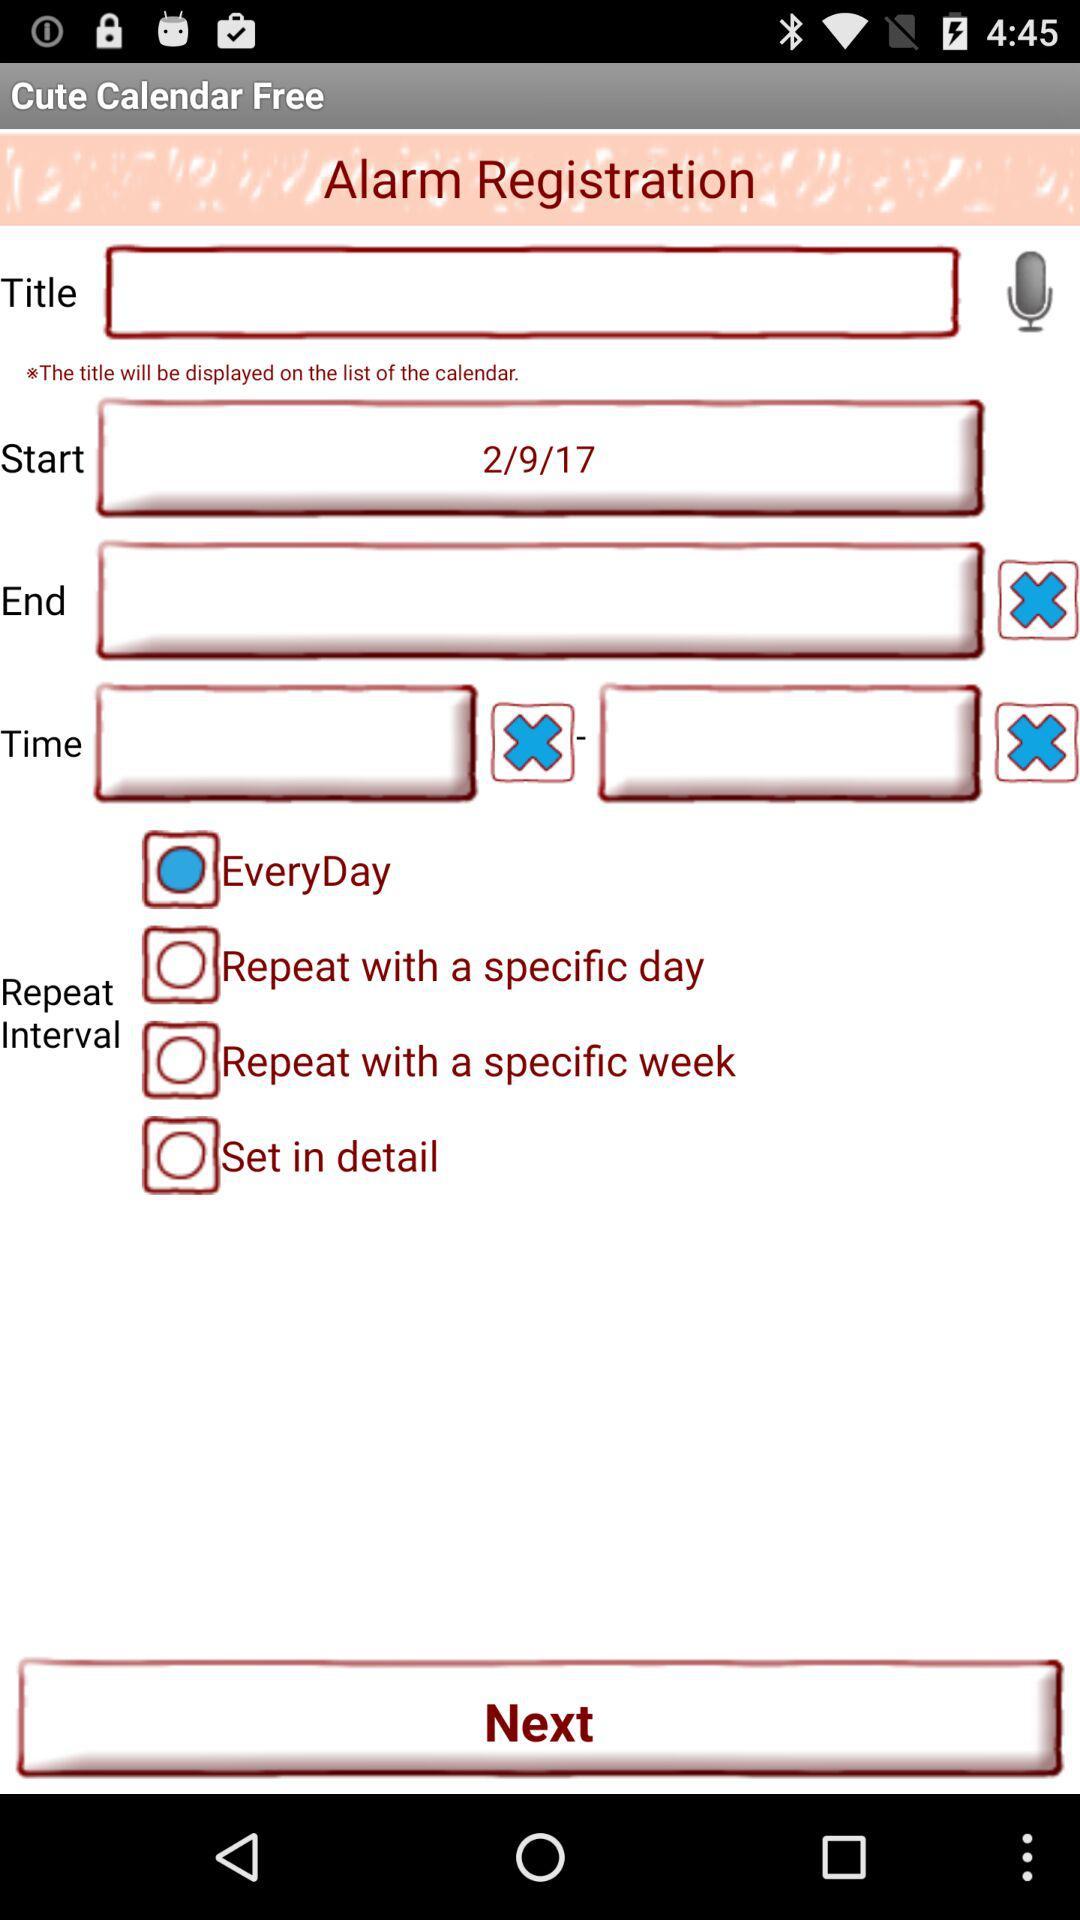 The width and height of the screenshot is (1080, 1920). What do you see at coordinates (1035, 741) in the screenshot?
I see `clear this item` at bounding box center [1035, 741].